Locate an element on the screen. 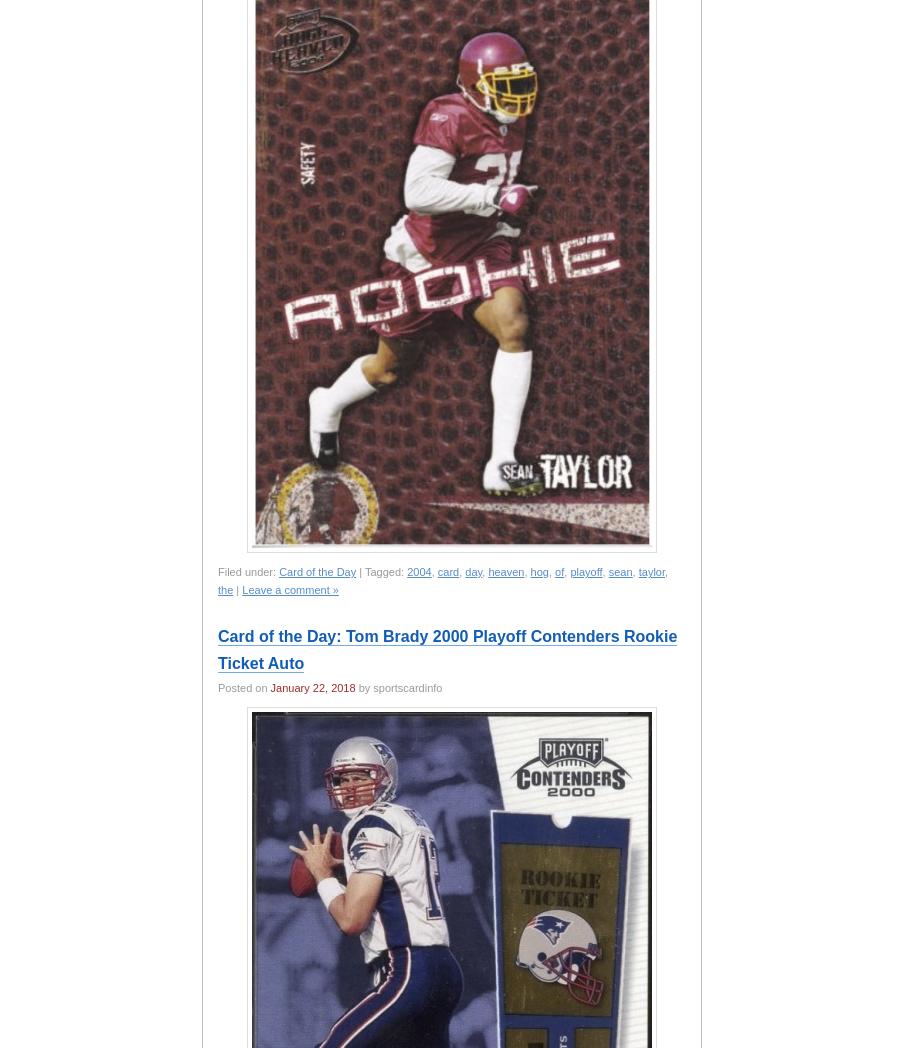  '|' is located at coordinates (236, 590).